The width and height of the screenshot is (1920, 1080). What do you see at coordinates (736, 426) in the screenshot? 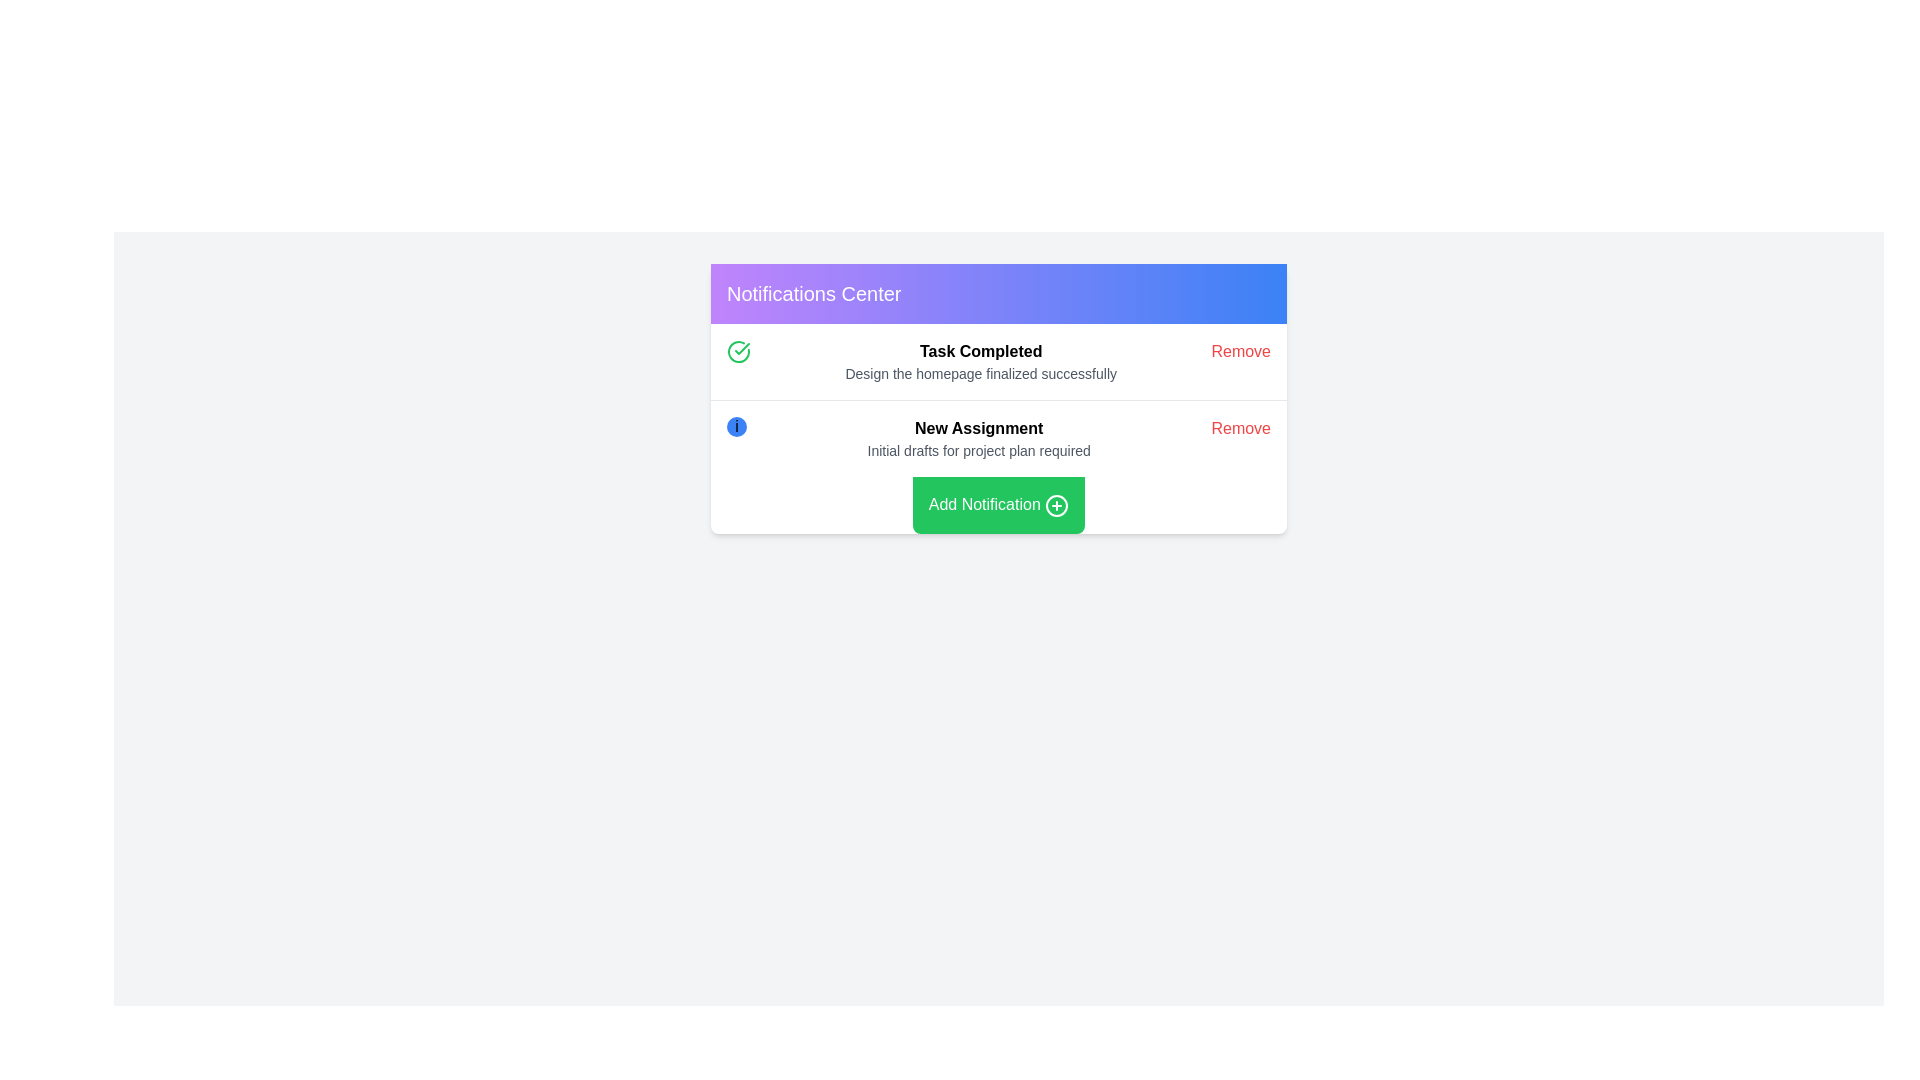
I see `the information icon located in the notification card under 'New Assignment'` at bounding box center [736, 426].